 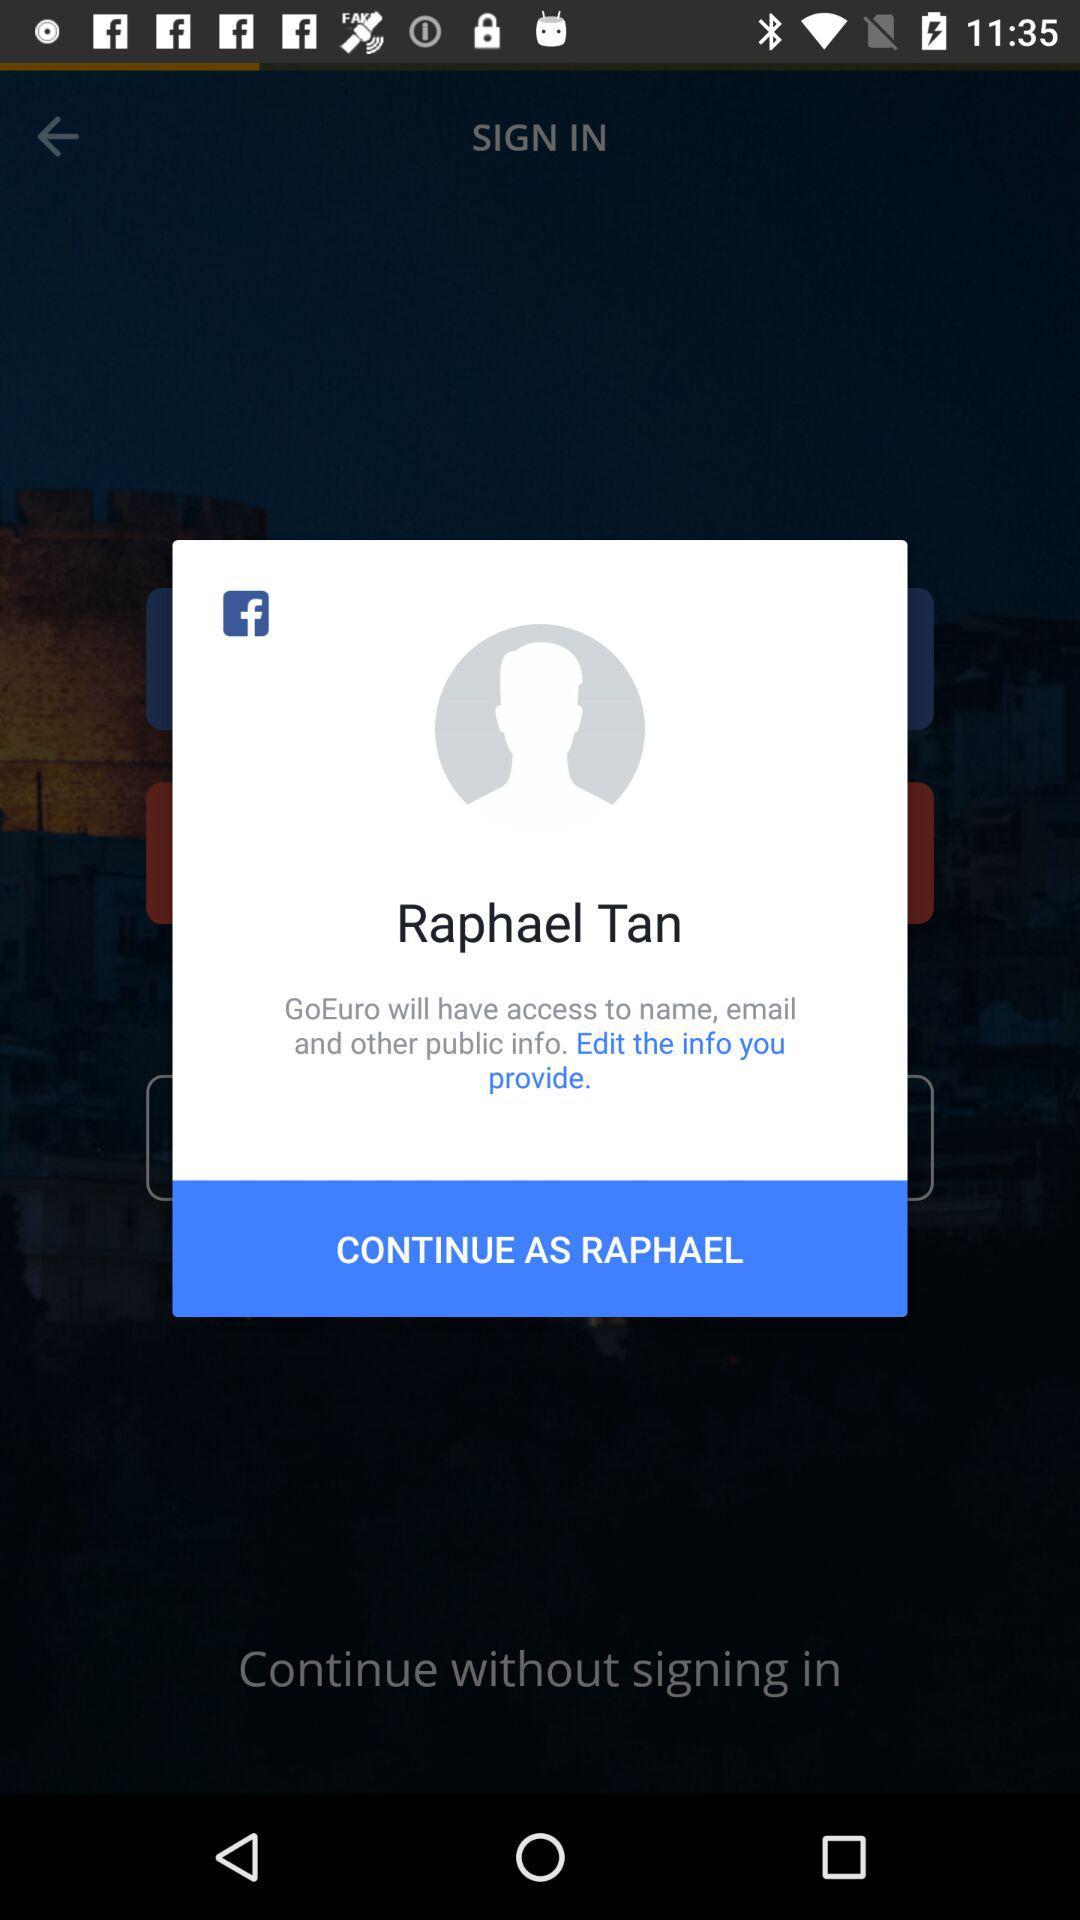 What do you see at coordinates (540, 1041) in the screenshot?
I see `the goeuro will have item` at bounding box center [540, 1041].